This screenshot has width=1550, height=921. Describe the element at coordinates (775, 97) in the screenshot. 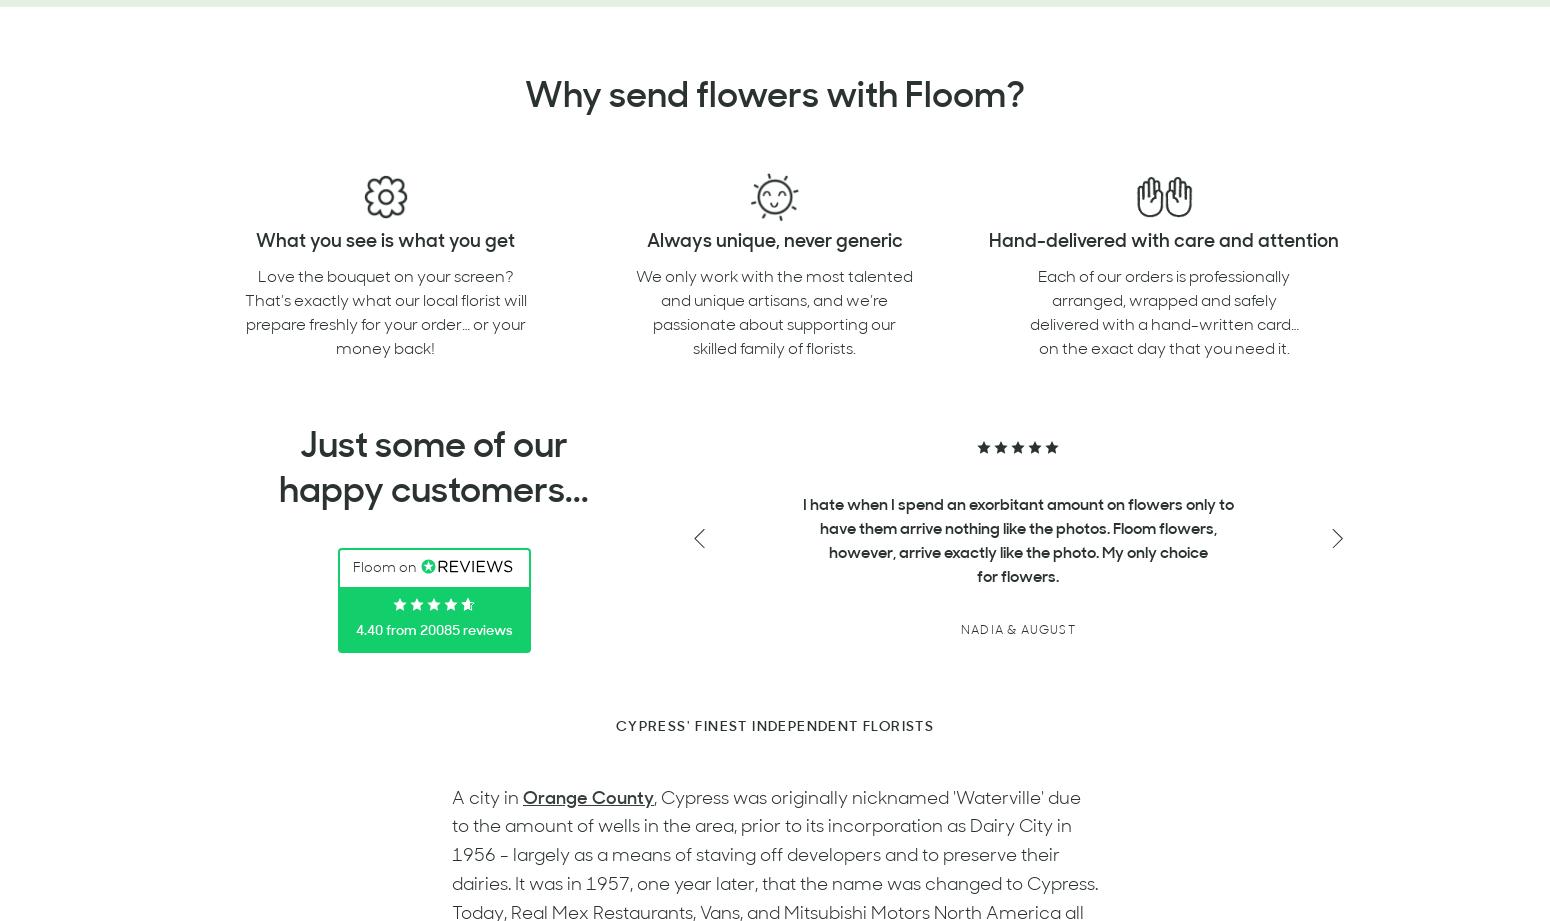

I see `'Why send flowers with Floom?'` at that location.